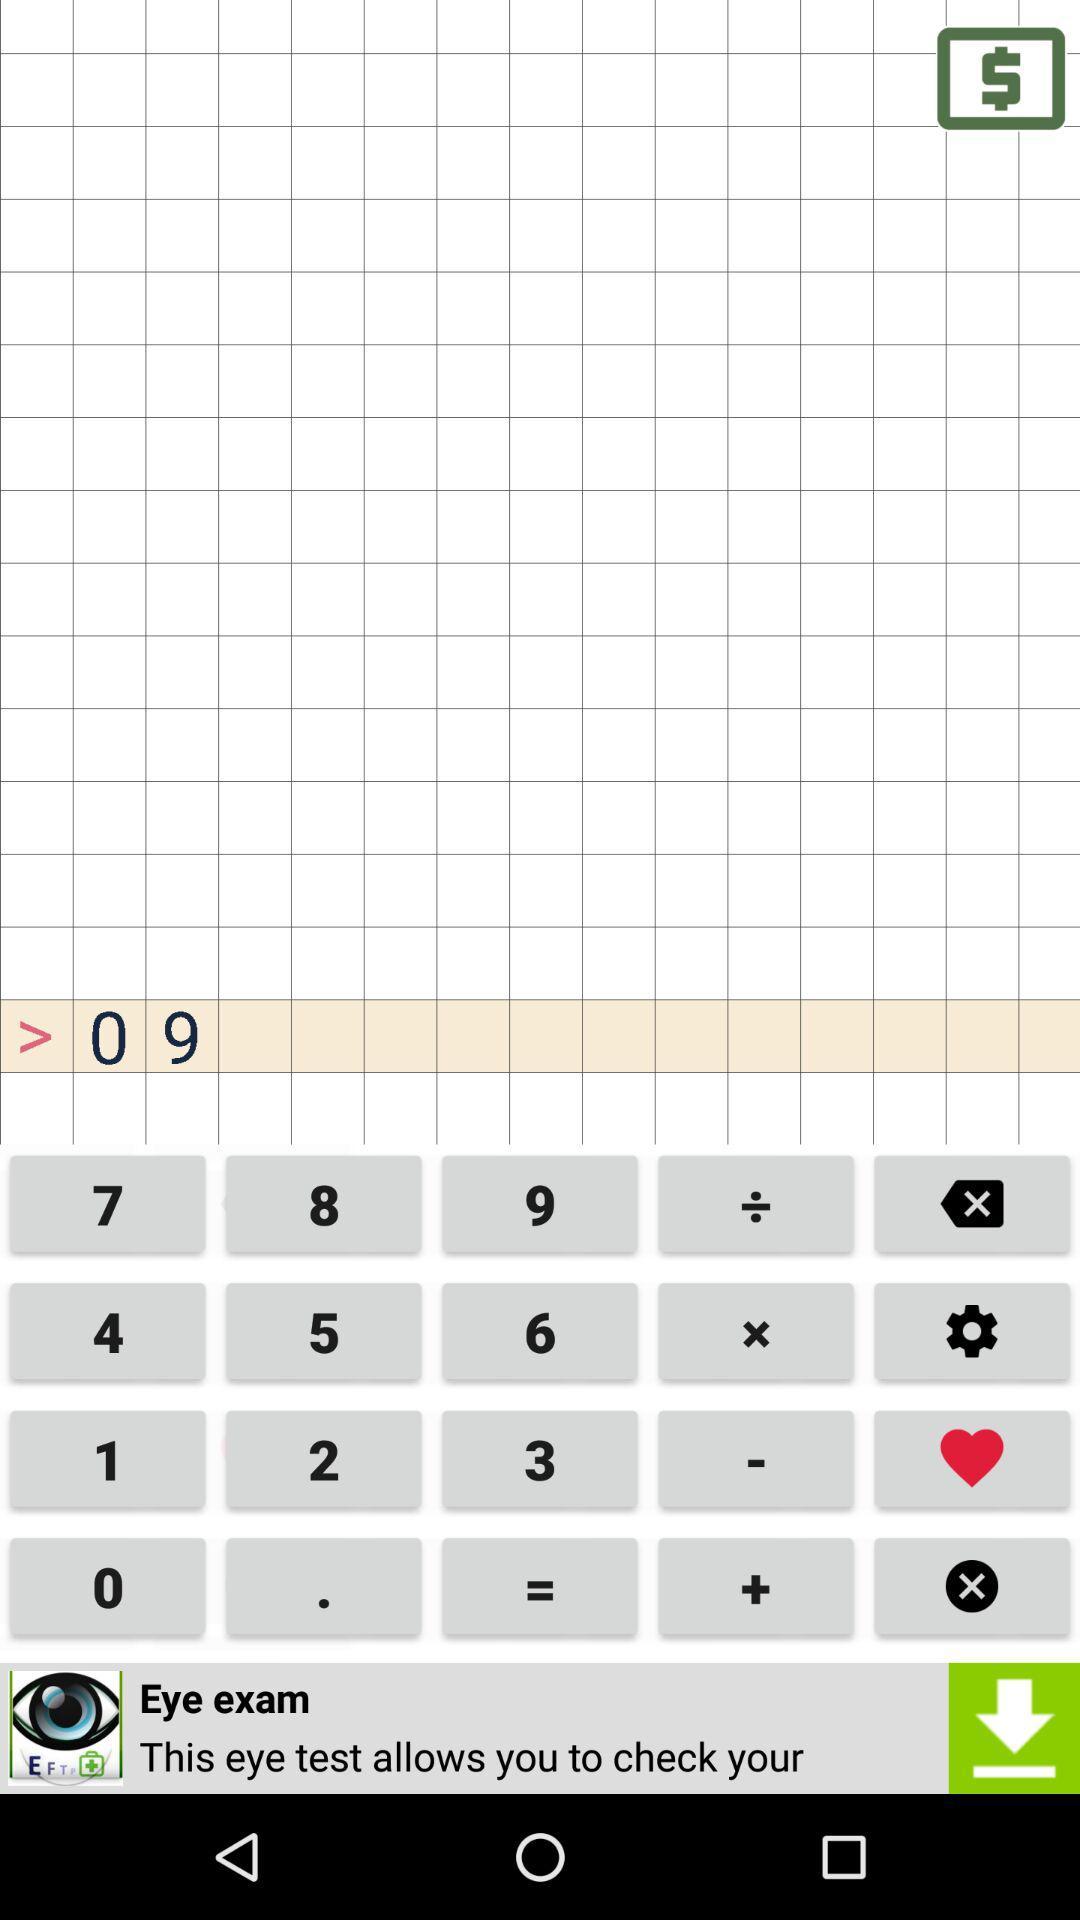 This screenshot has height=1920, width=1080. I want to click on the favorite icon, so click(971, 1458).